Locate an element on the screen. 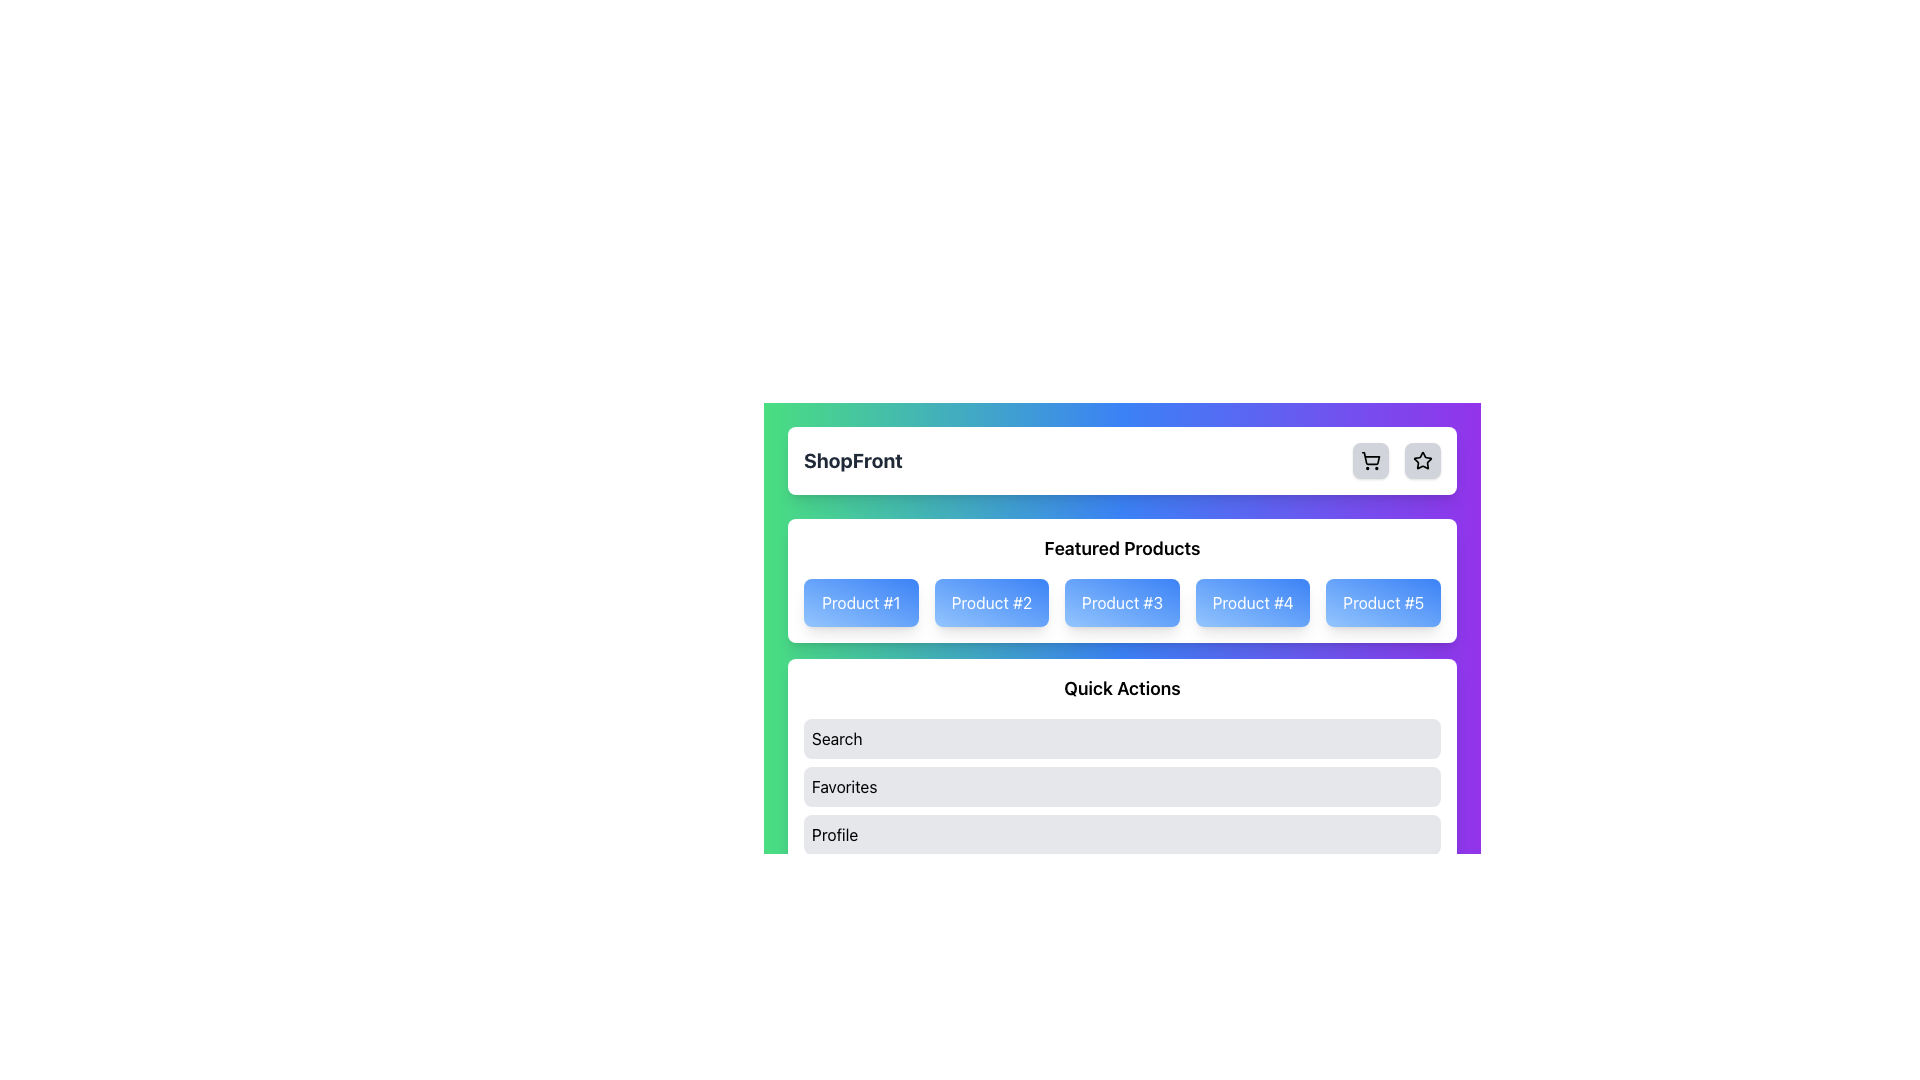 The height and width of the screenshot is (1080, 1920). the star icon, which has a thin black outline and represents a favorite action, located in the top-right corner of the interface, to favorite an item is located at coordinates (1421, 461).